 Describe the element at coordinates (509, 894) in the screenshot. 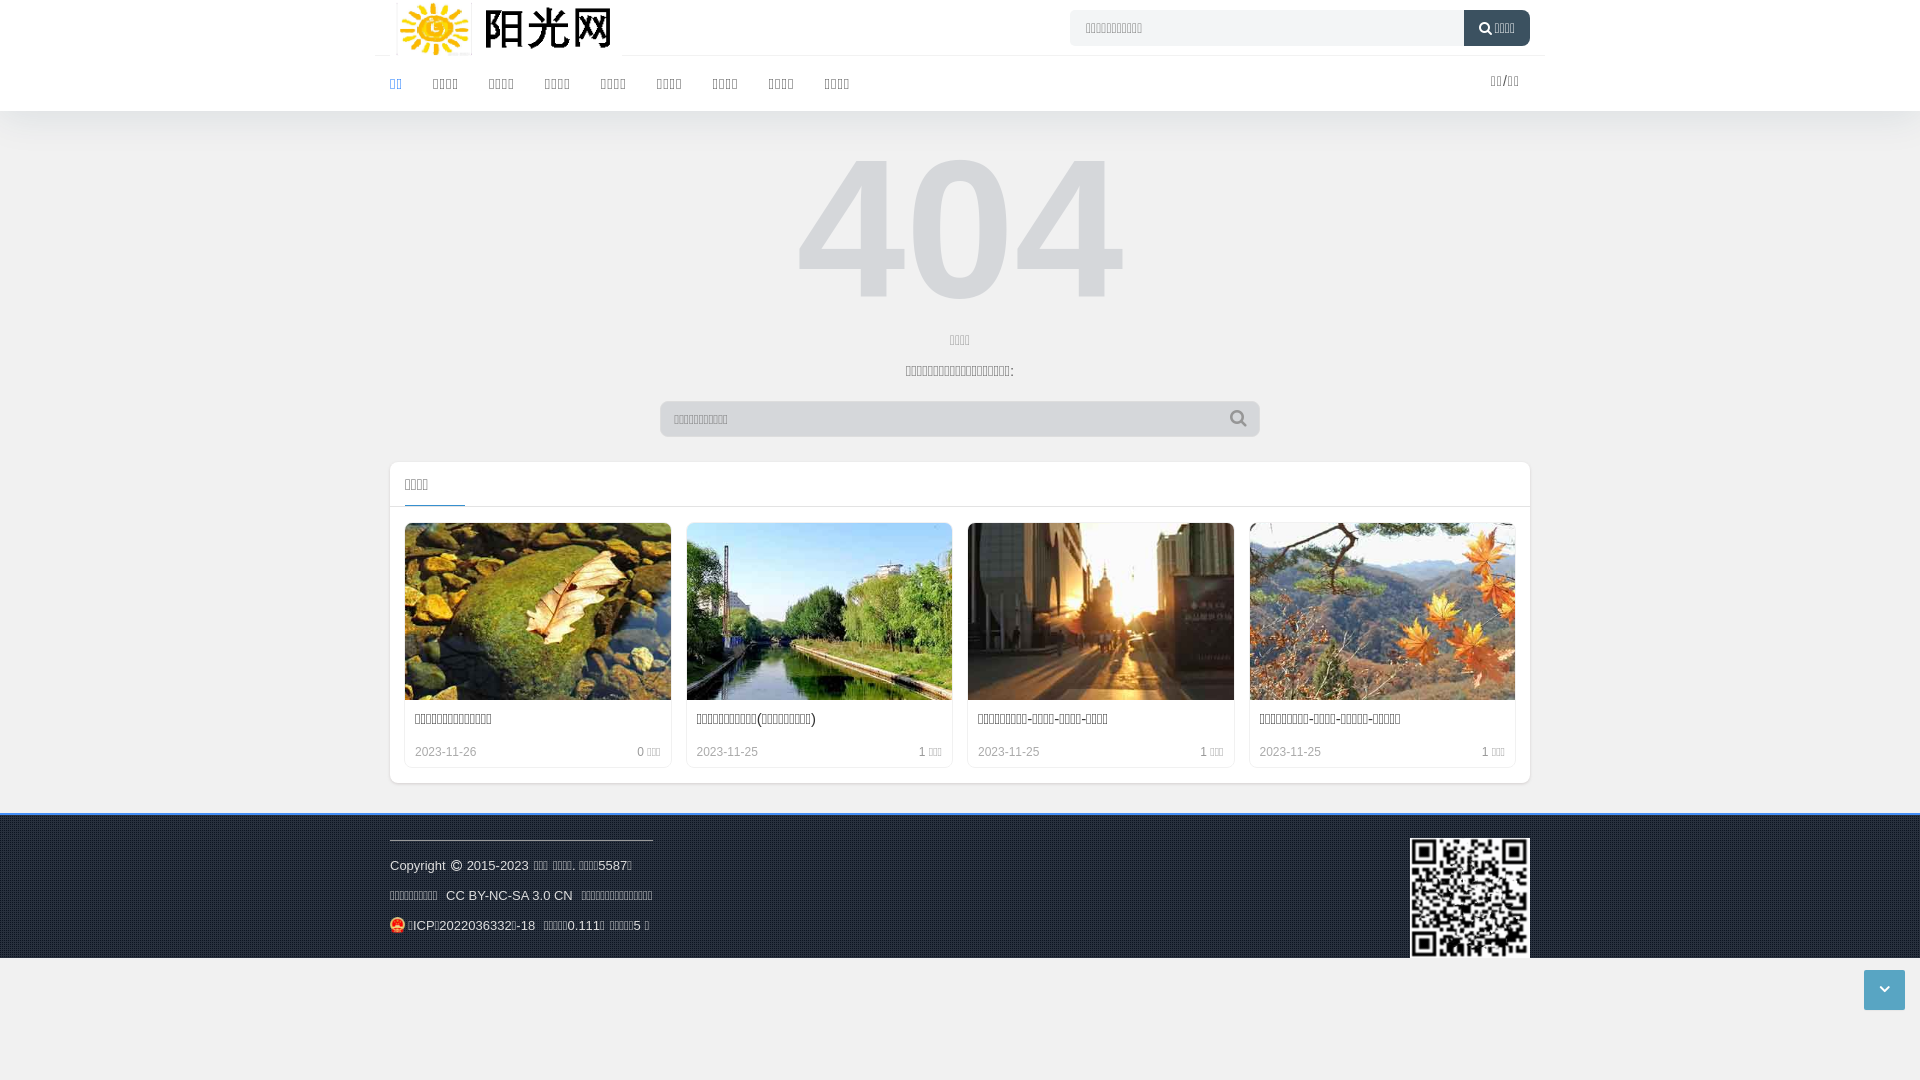

I see `'CC BY-NC-SA 3.0 CN'` at that location.